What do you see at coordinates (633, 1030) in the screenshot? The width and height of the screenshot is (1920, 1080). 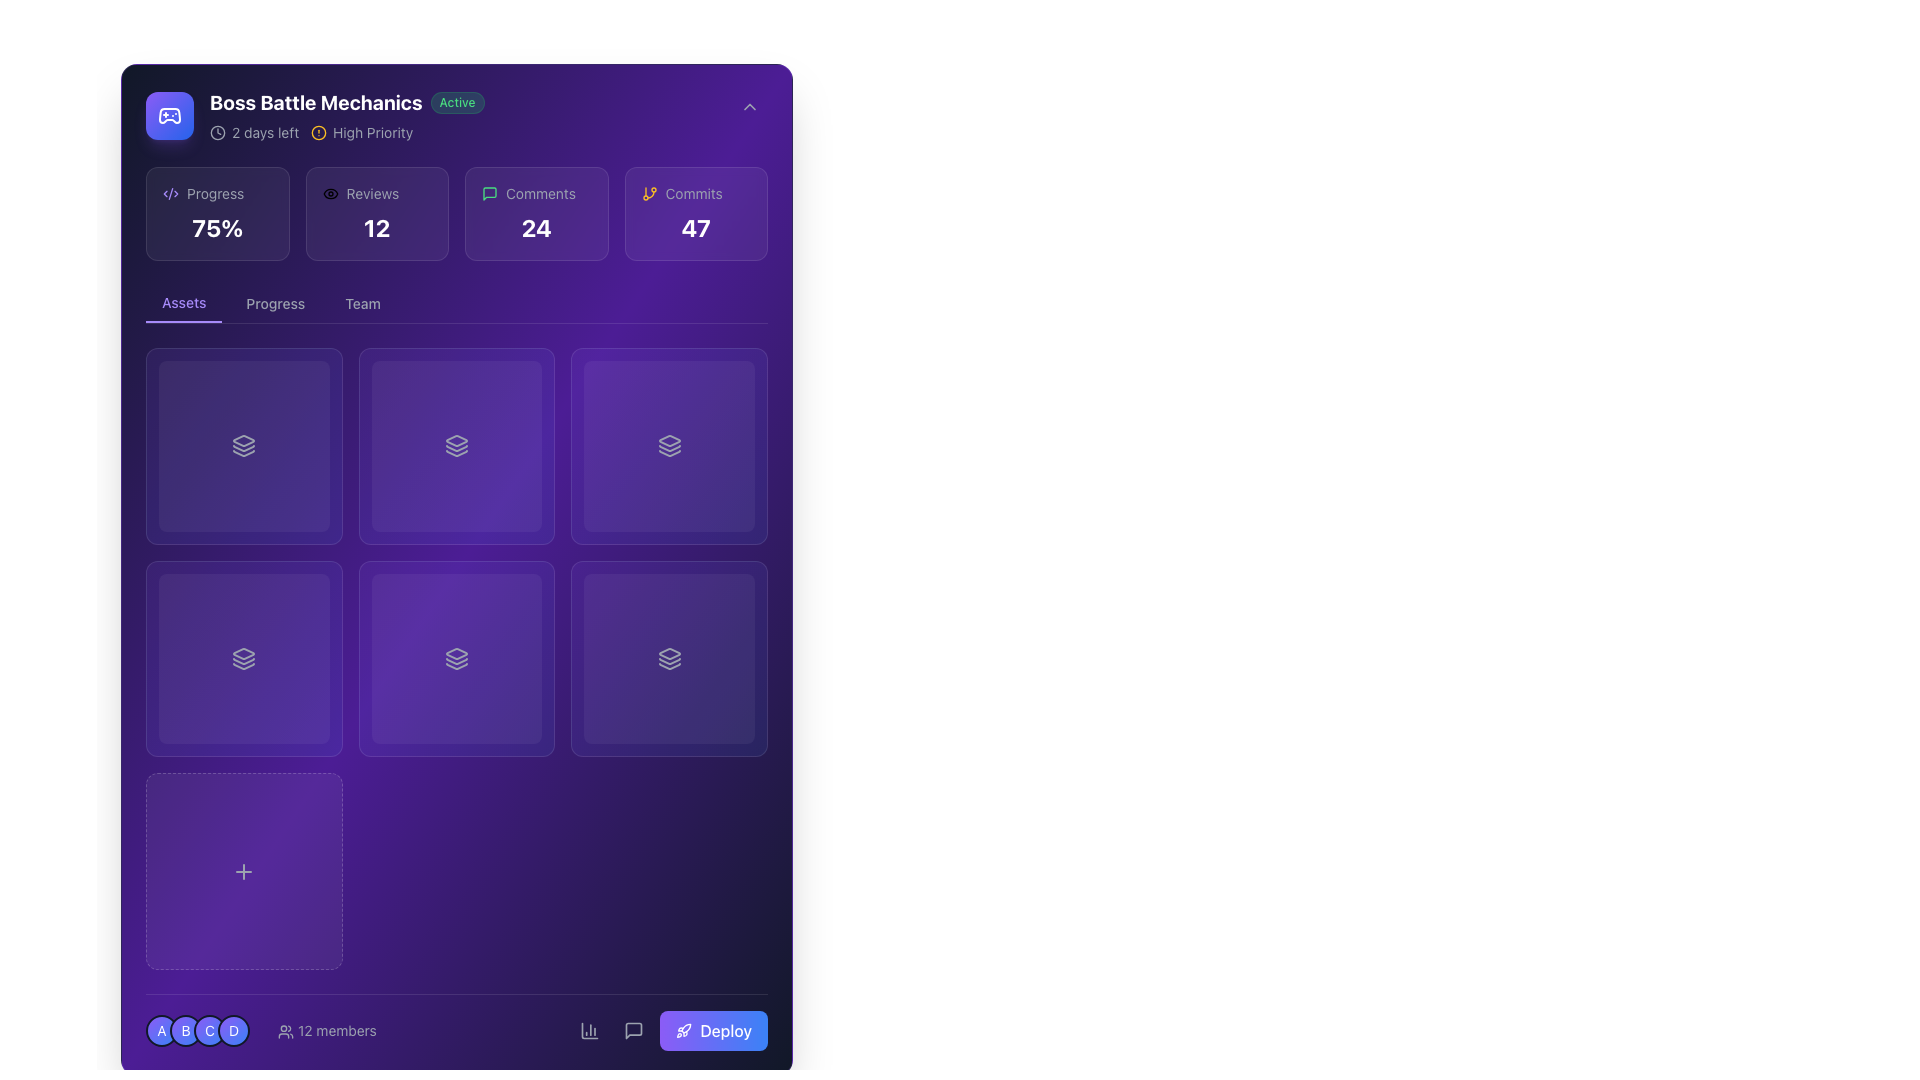 I see `the comment icon represented as a speech bubble outline in the bottom-right corner of the interface` at bounding box center [633, 1030].